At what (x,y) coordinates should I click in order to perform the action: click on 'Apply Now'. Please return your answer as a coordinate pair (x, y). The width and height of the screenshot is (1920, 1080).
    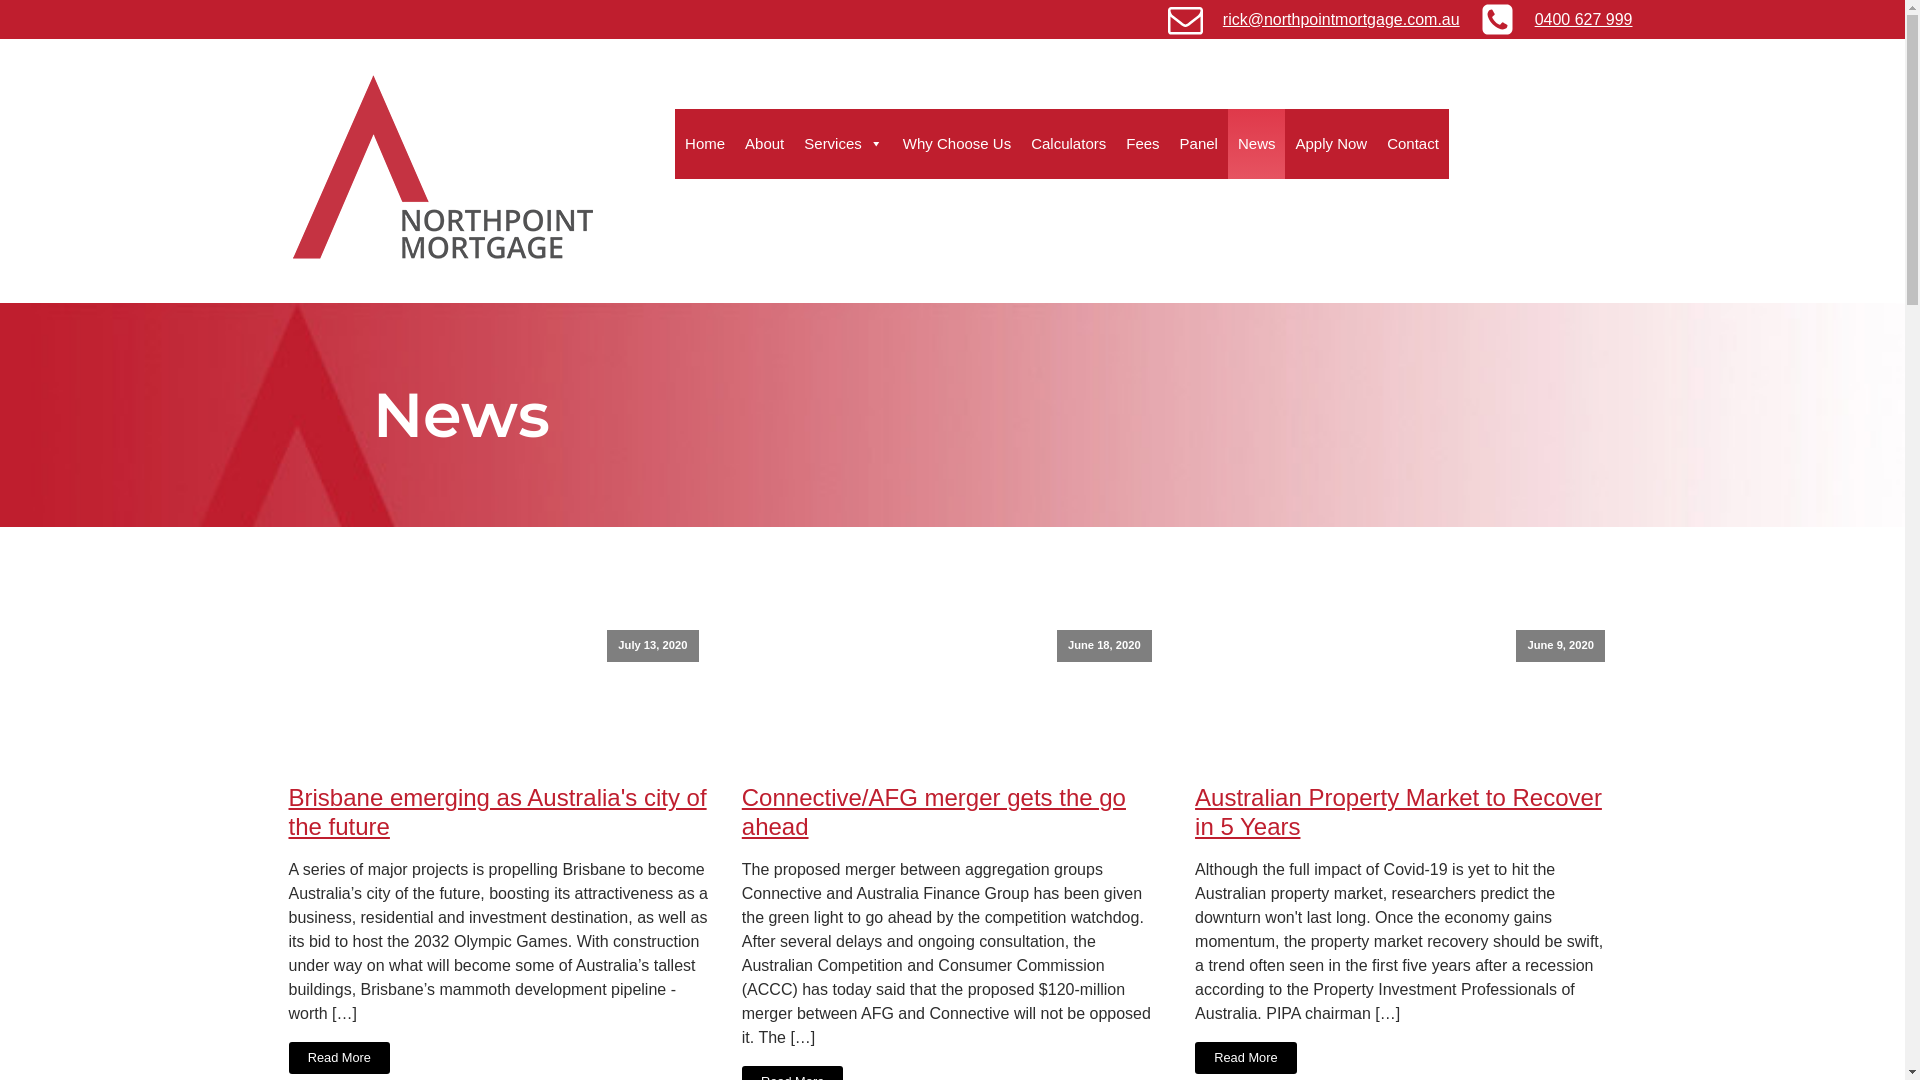
    Looking at the image, I should click on (1330, 142).